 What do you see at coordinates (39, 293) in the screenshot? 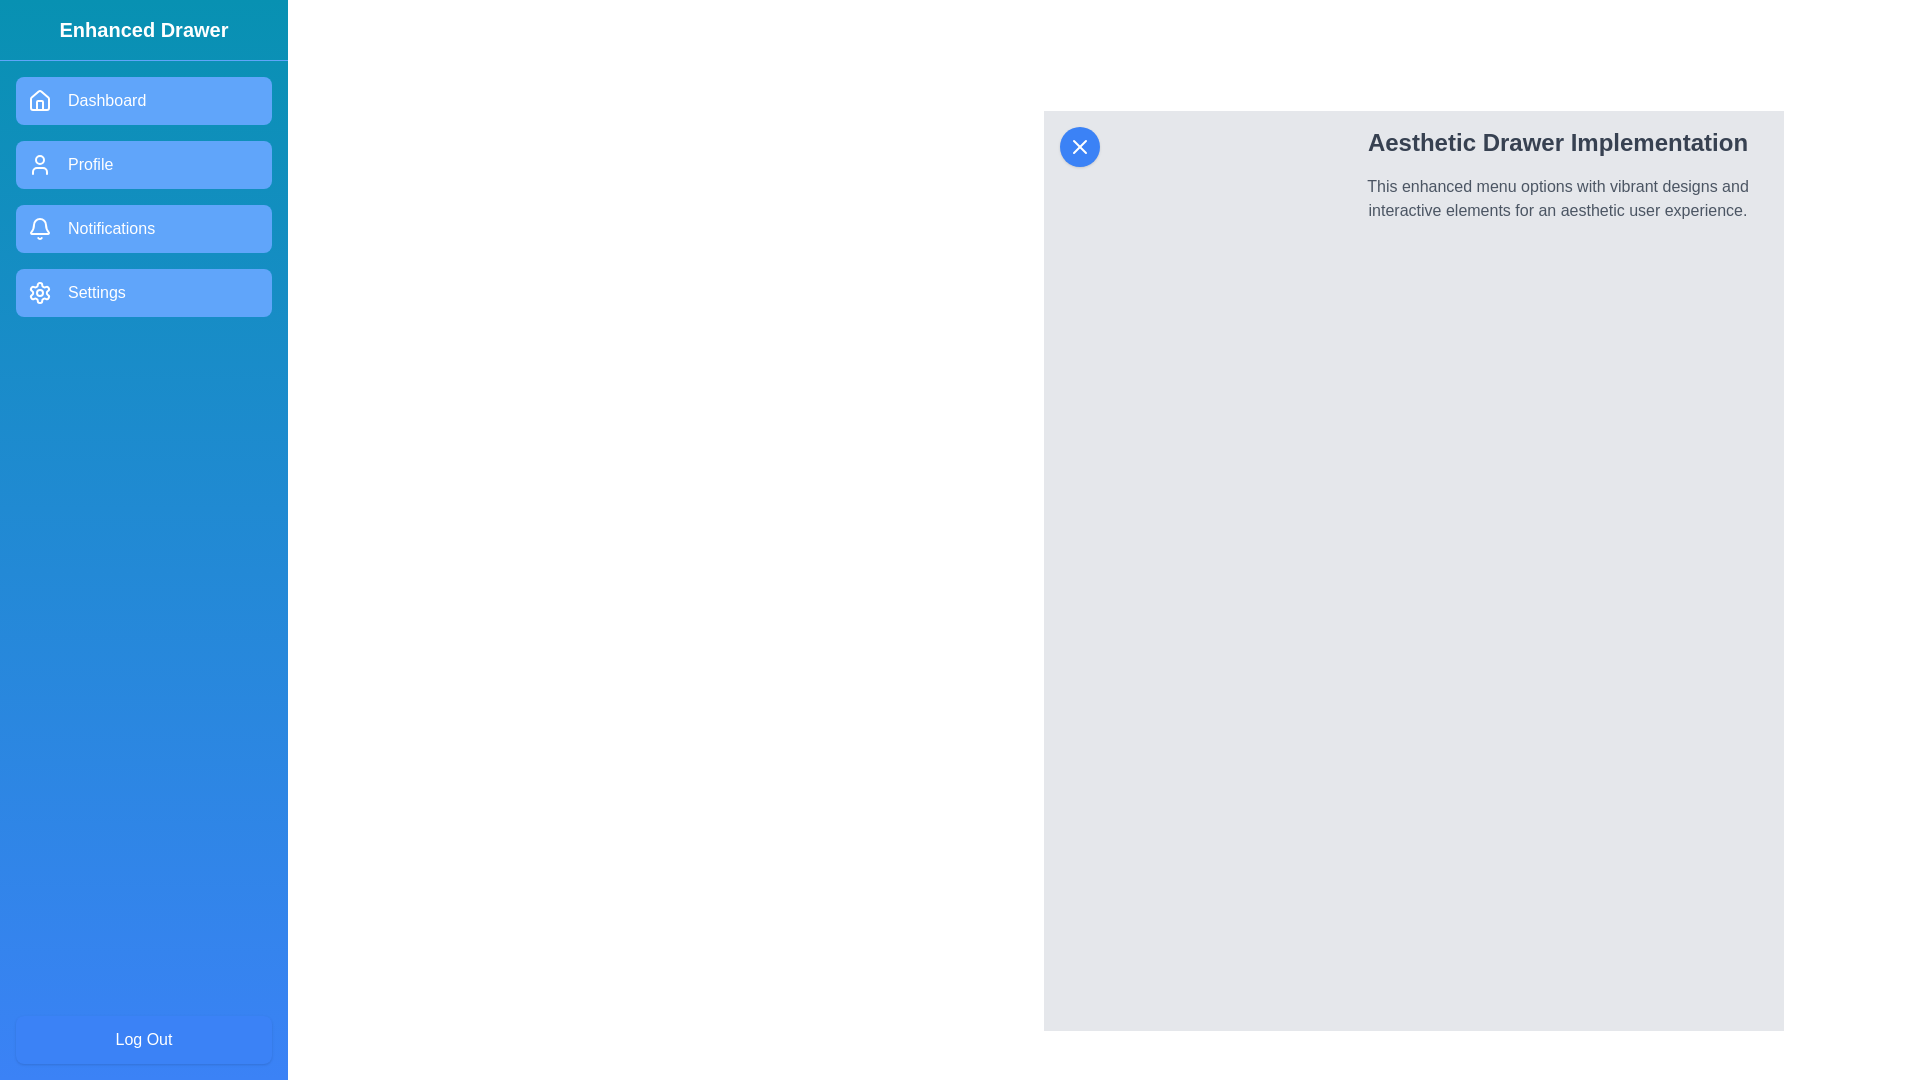
I see `the cogwheel icon with a hollow center and thin outline that is positioned next to the 'Settings' label in the vertical menu` at bounding box center [39, 293].